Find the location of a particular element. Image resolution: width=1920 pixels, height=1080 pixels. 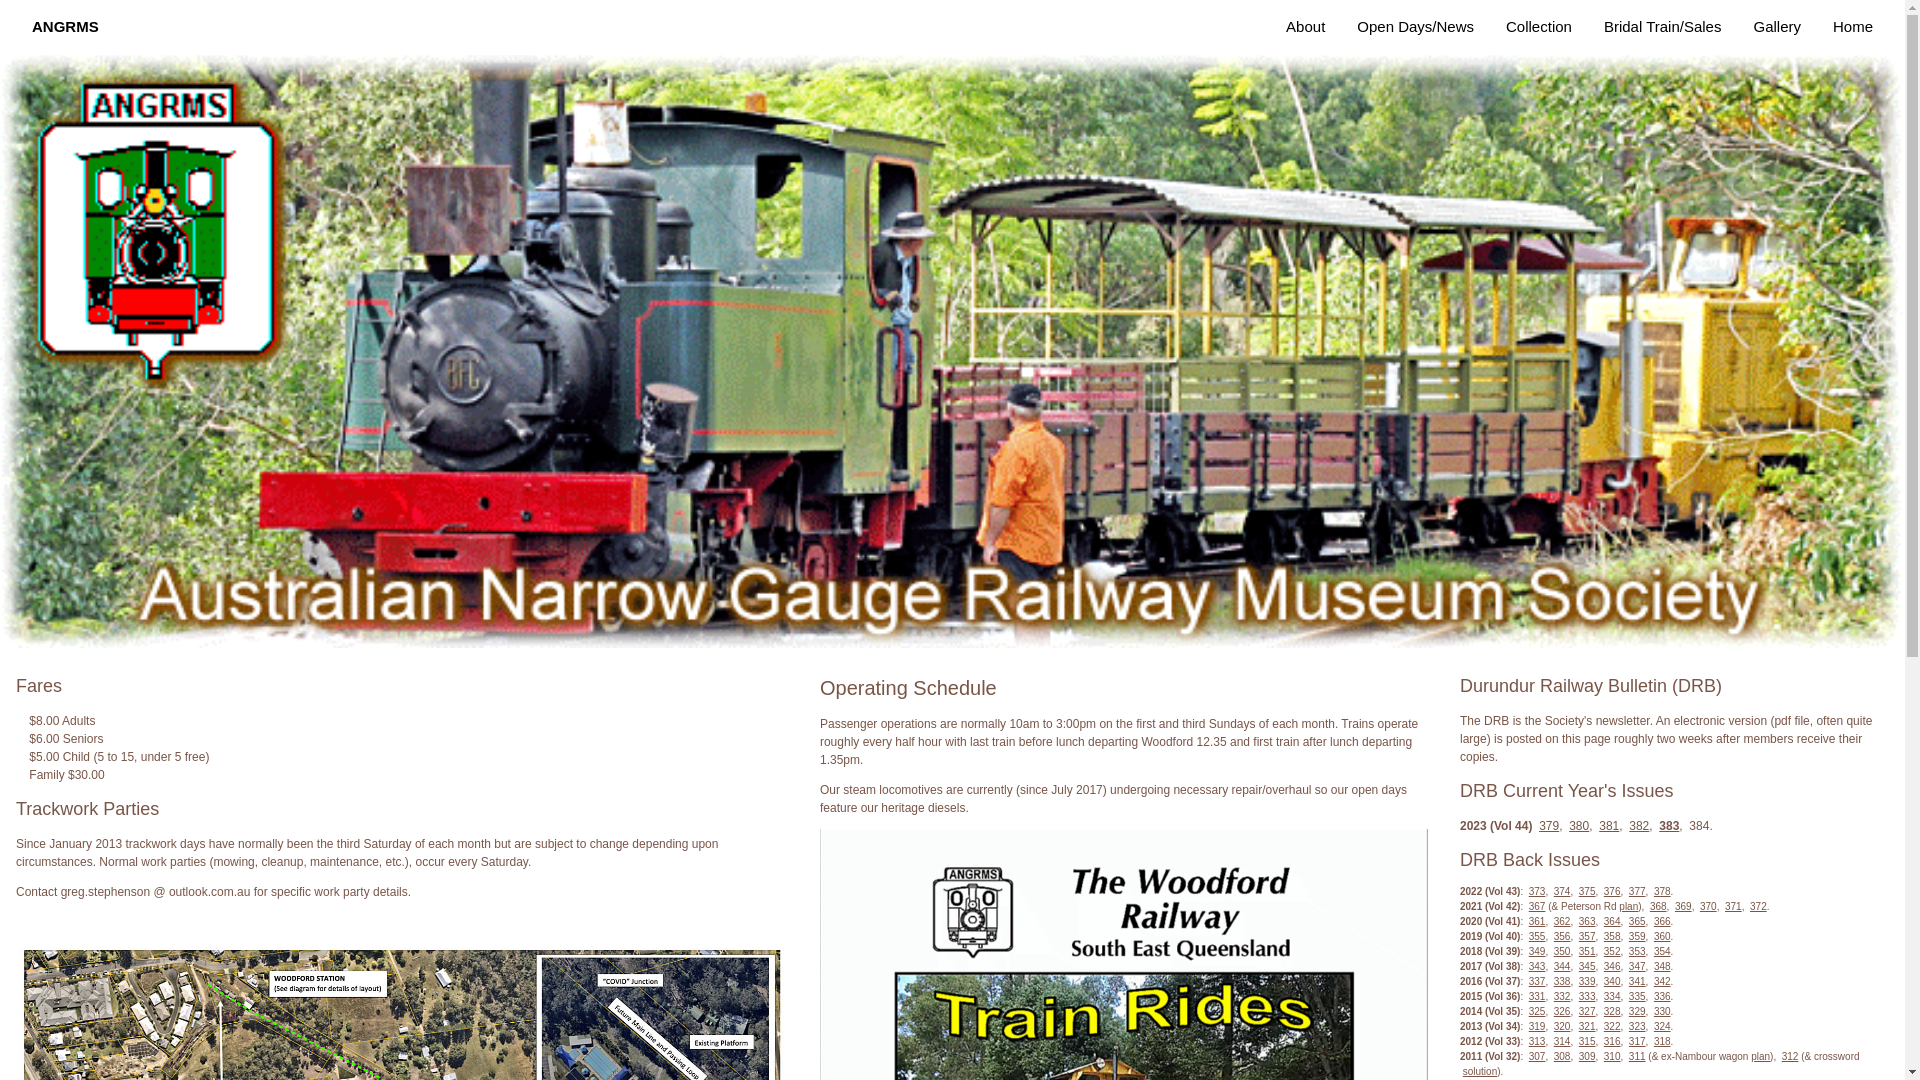

'383' is located at coordinates (1669, 825).